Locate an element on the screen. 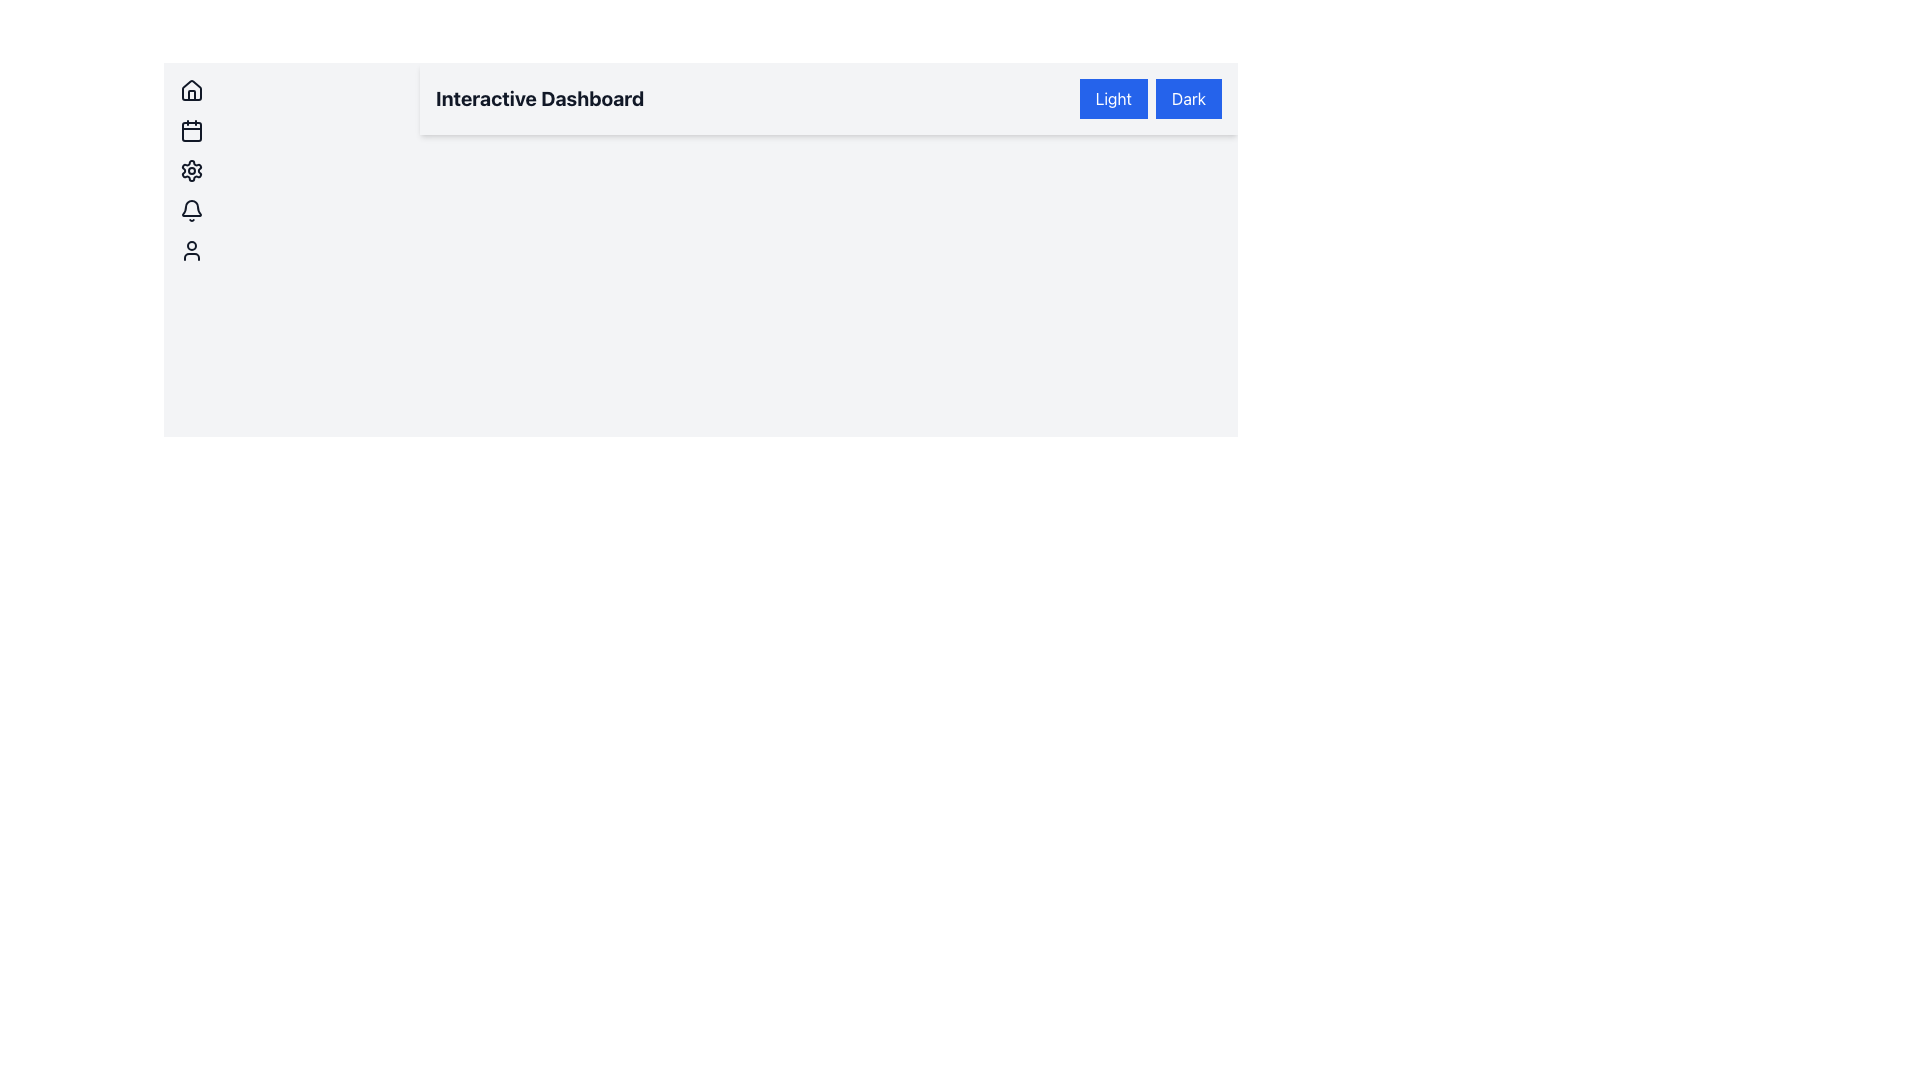 This screenshot has width=1920, height=1080. the house-shaped icon at the top of the vertical list of icons on the left side of the interface is located at coordinates (192, 91).